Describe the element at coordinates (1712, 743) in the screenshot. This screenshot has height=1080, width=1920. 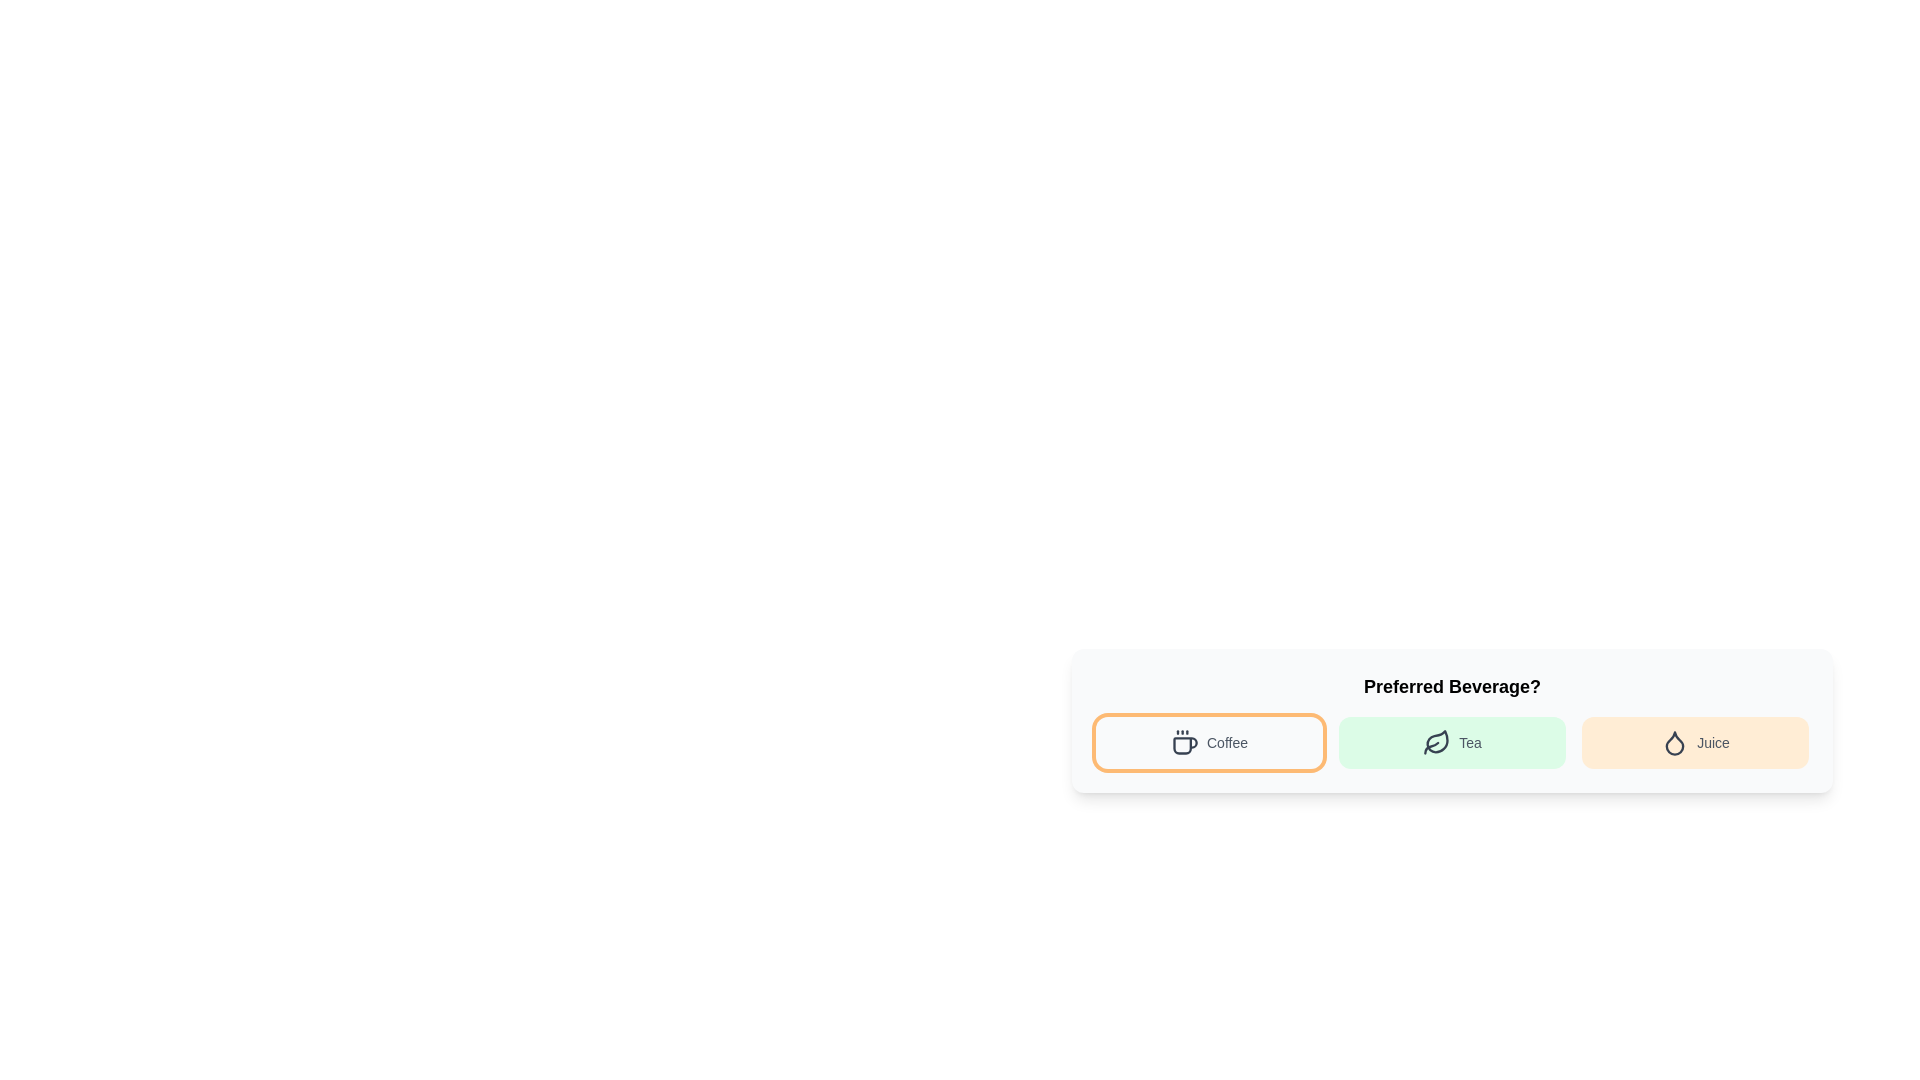
I see `the text label displaying 'Juice' to highlight it and display additional information` at that location.